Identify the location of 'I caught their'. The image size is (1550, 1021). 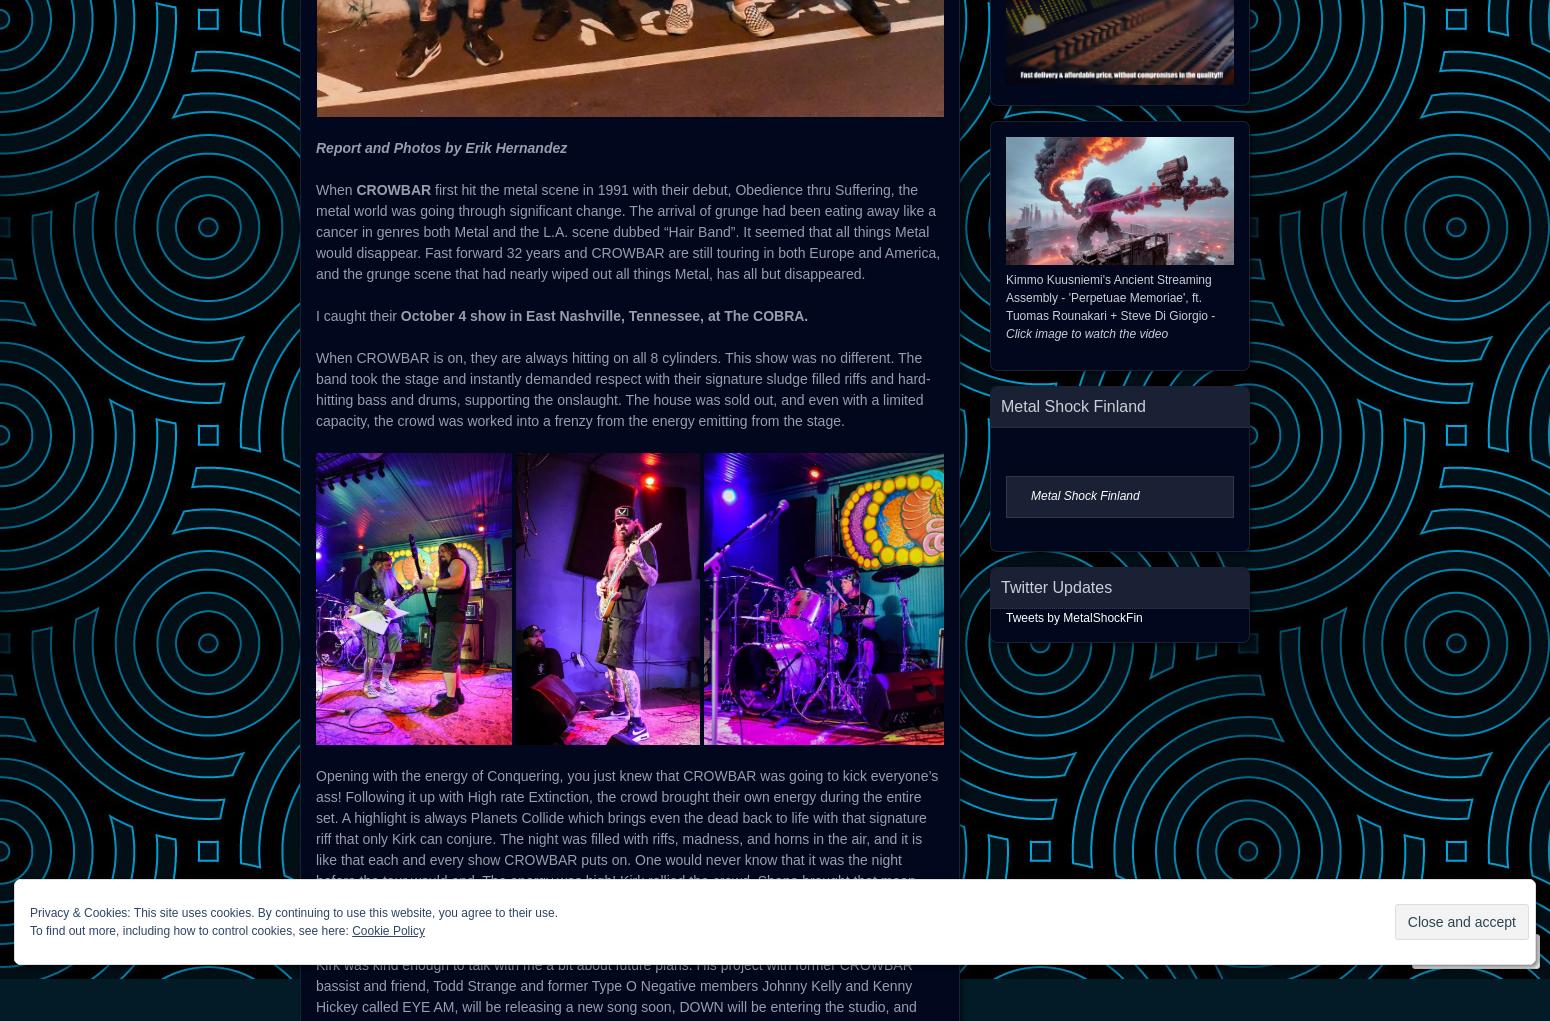
(357, 314).